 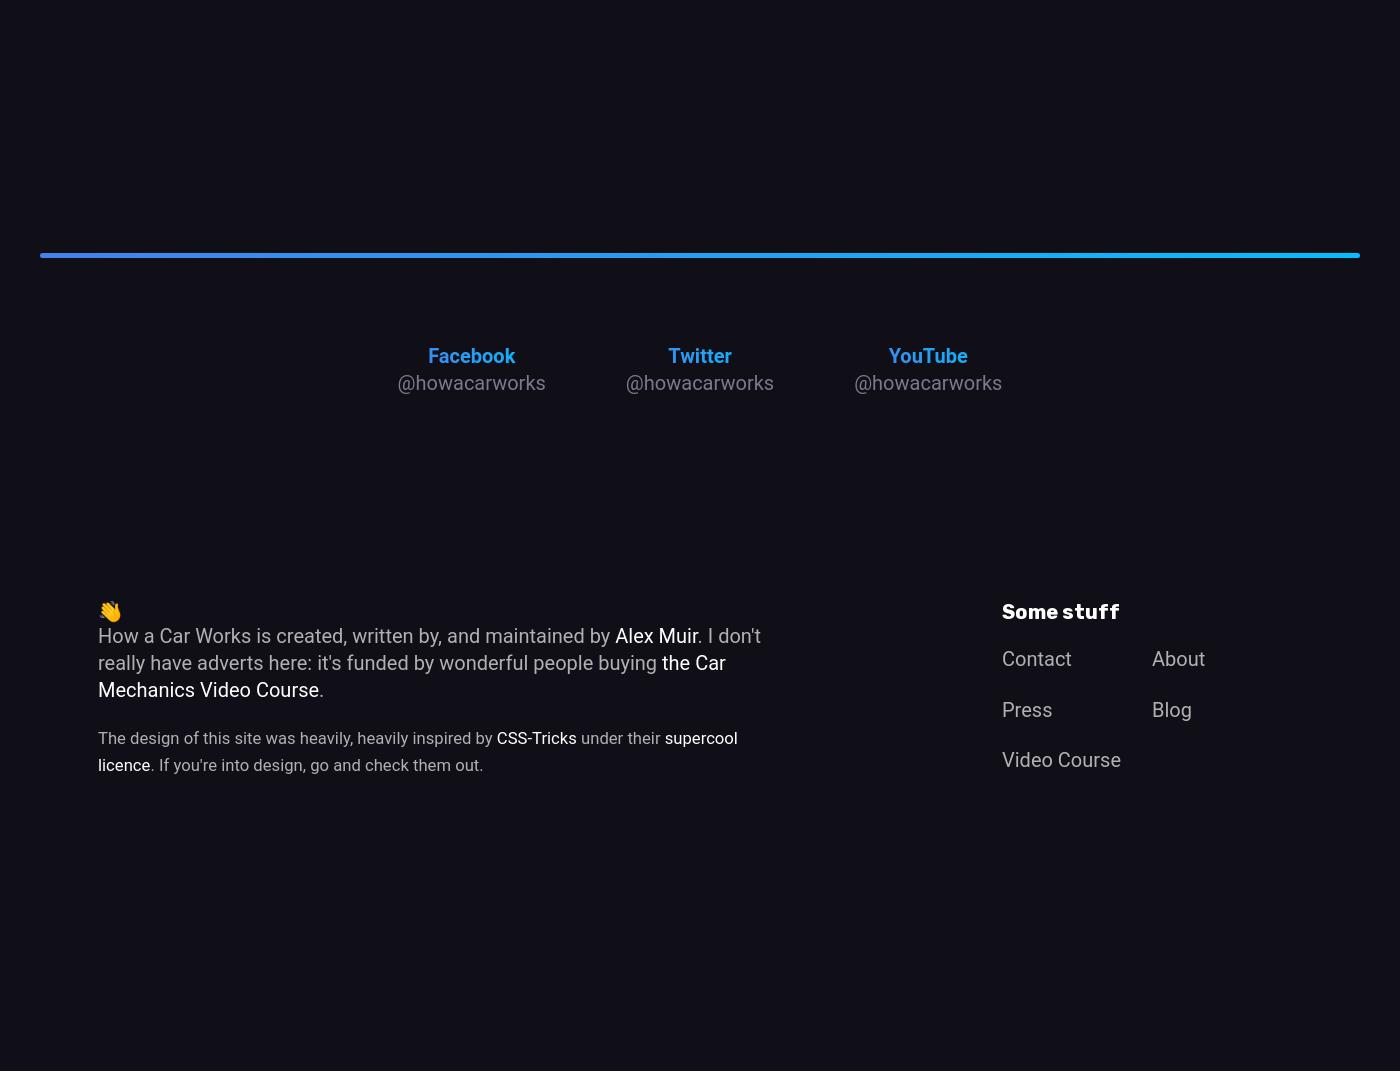 I want to click on '. I don't really have adverts here: it's funded by wonderful people buying', so click(x=428, y=647).